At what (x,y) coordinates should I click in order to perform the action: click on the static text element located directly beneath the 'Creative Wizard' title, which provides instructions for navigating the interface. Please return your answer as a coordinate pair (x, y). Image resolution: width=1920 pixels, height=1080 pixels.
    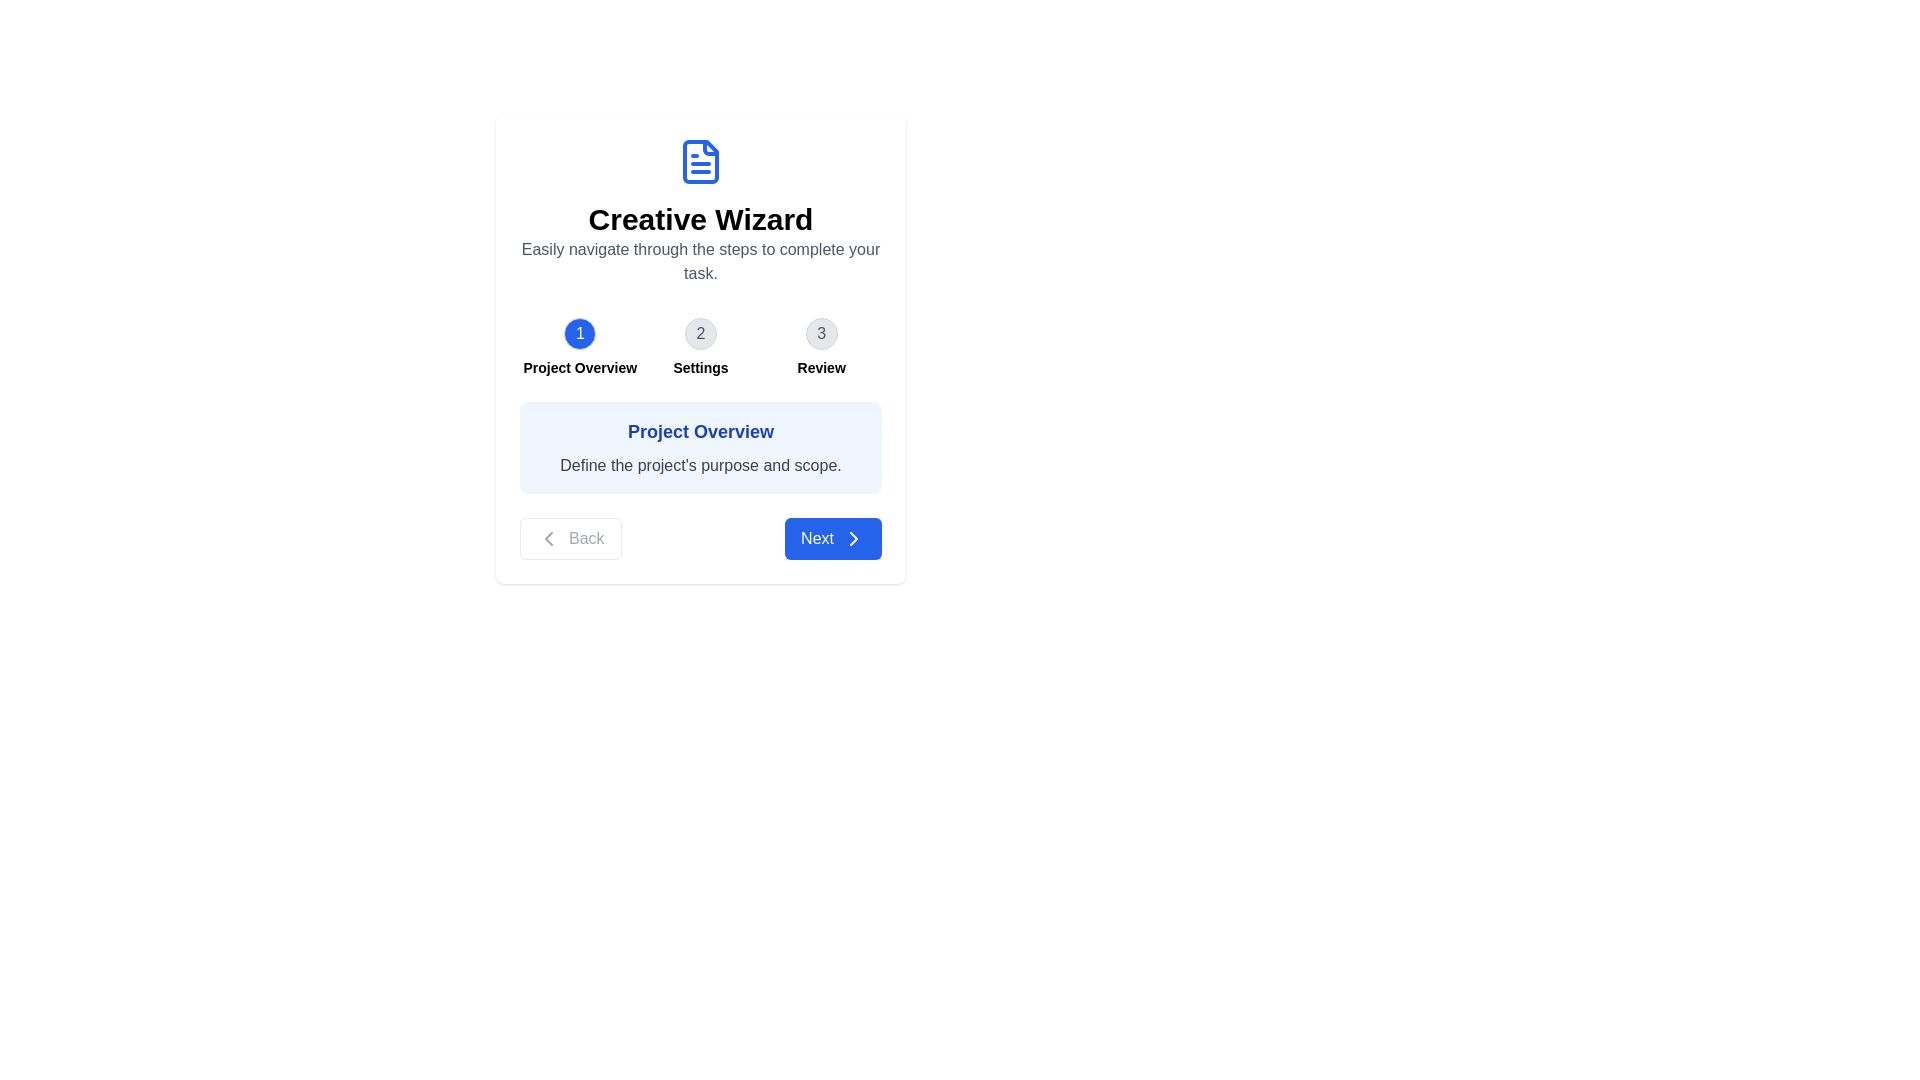
    Looking at the image, I should click on (700, 261).